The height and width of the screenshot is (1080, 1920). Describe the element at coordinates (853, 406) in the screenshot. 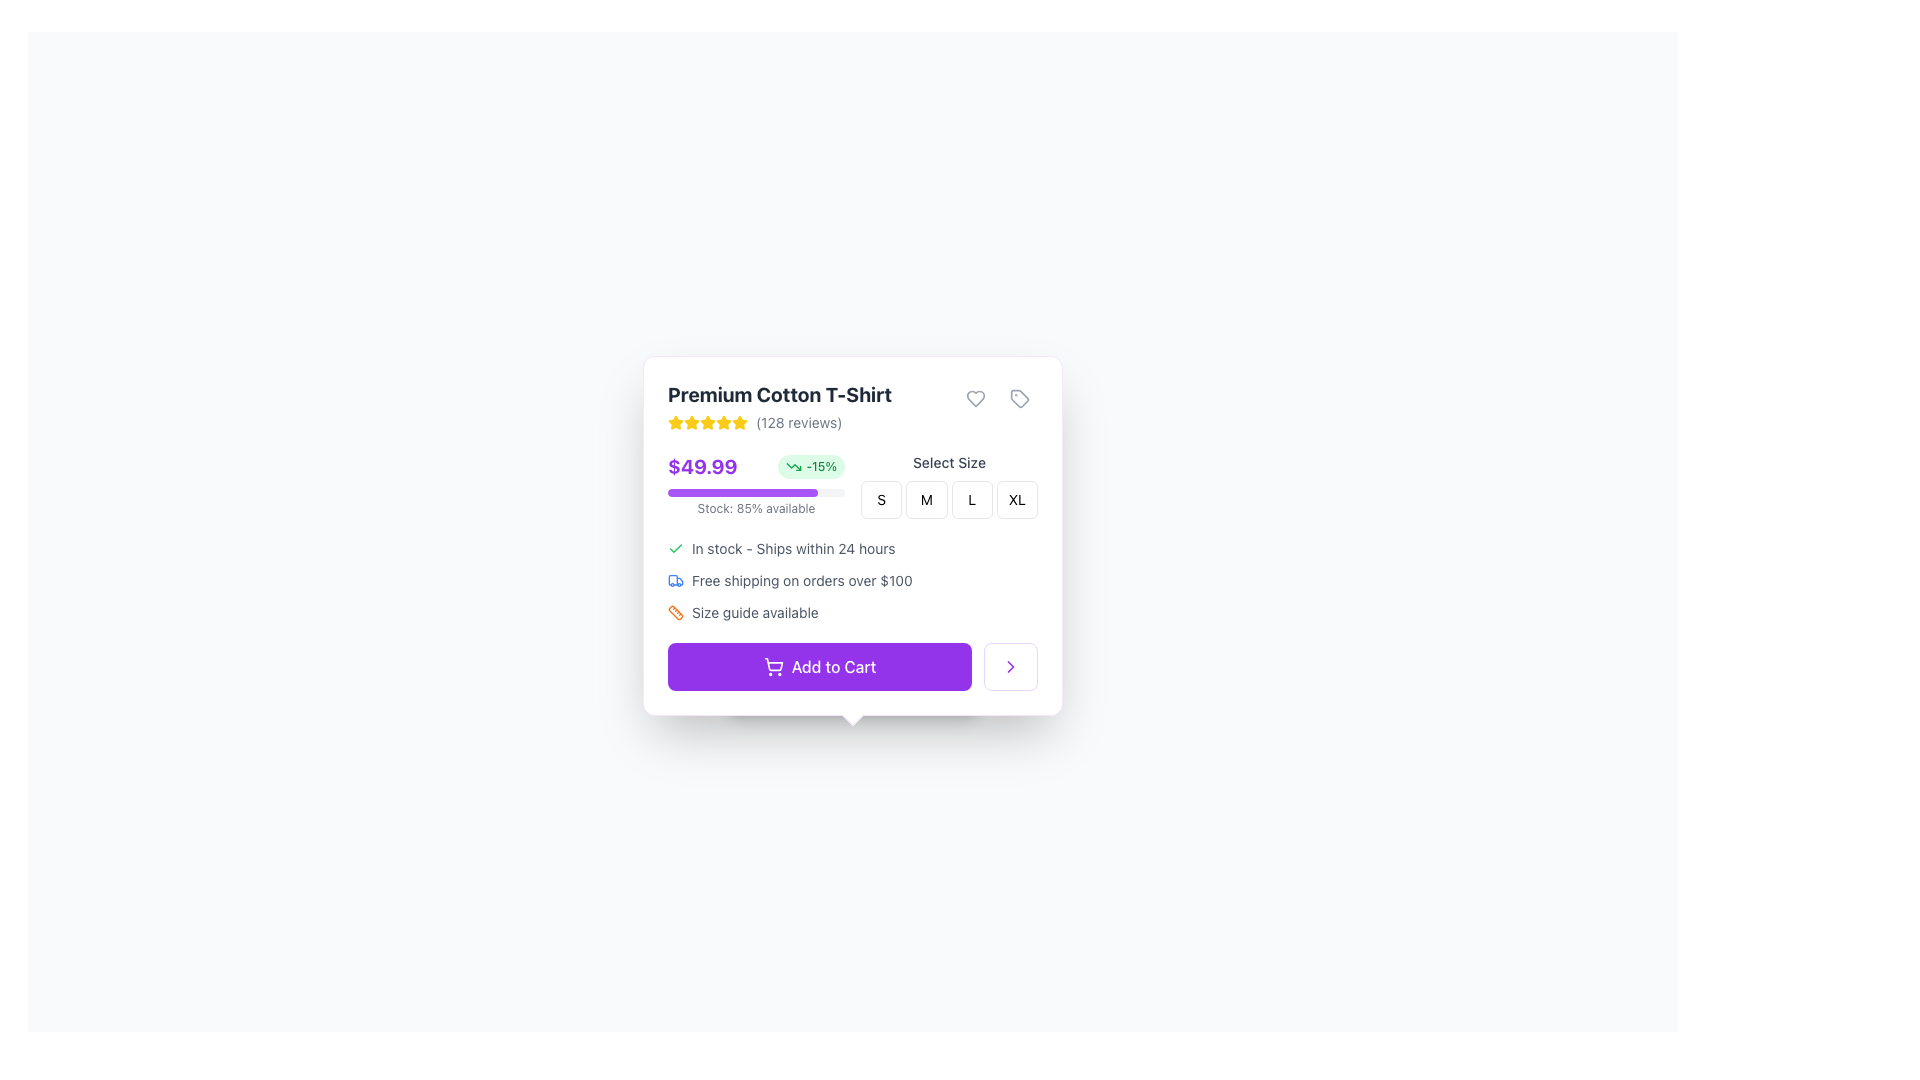

I see `the Header or Title element displaying the product's name and review count` at that location.